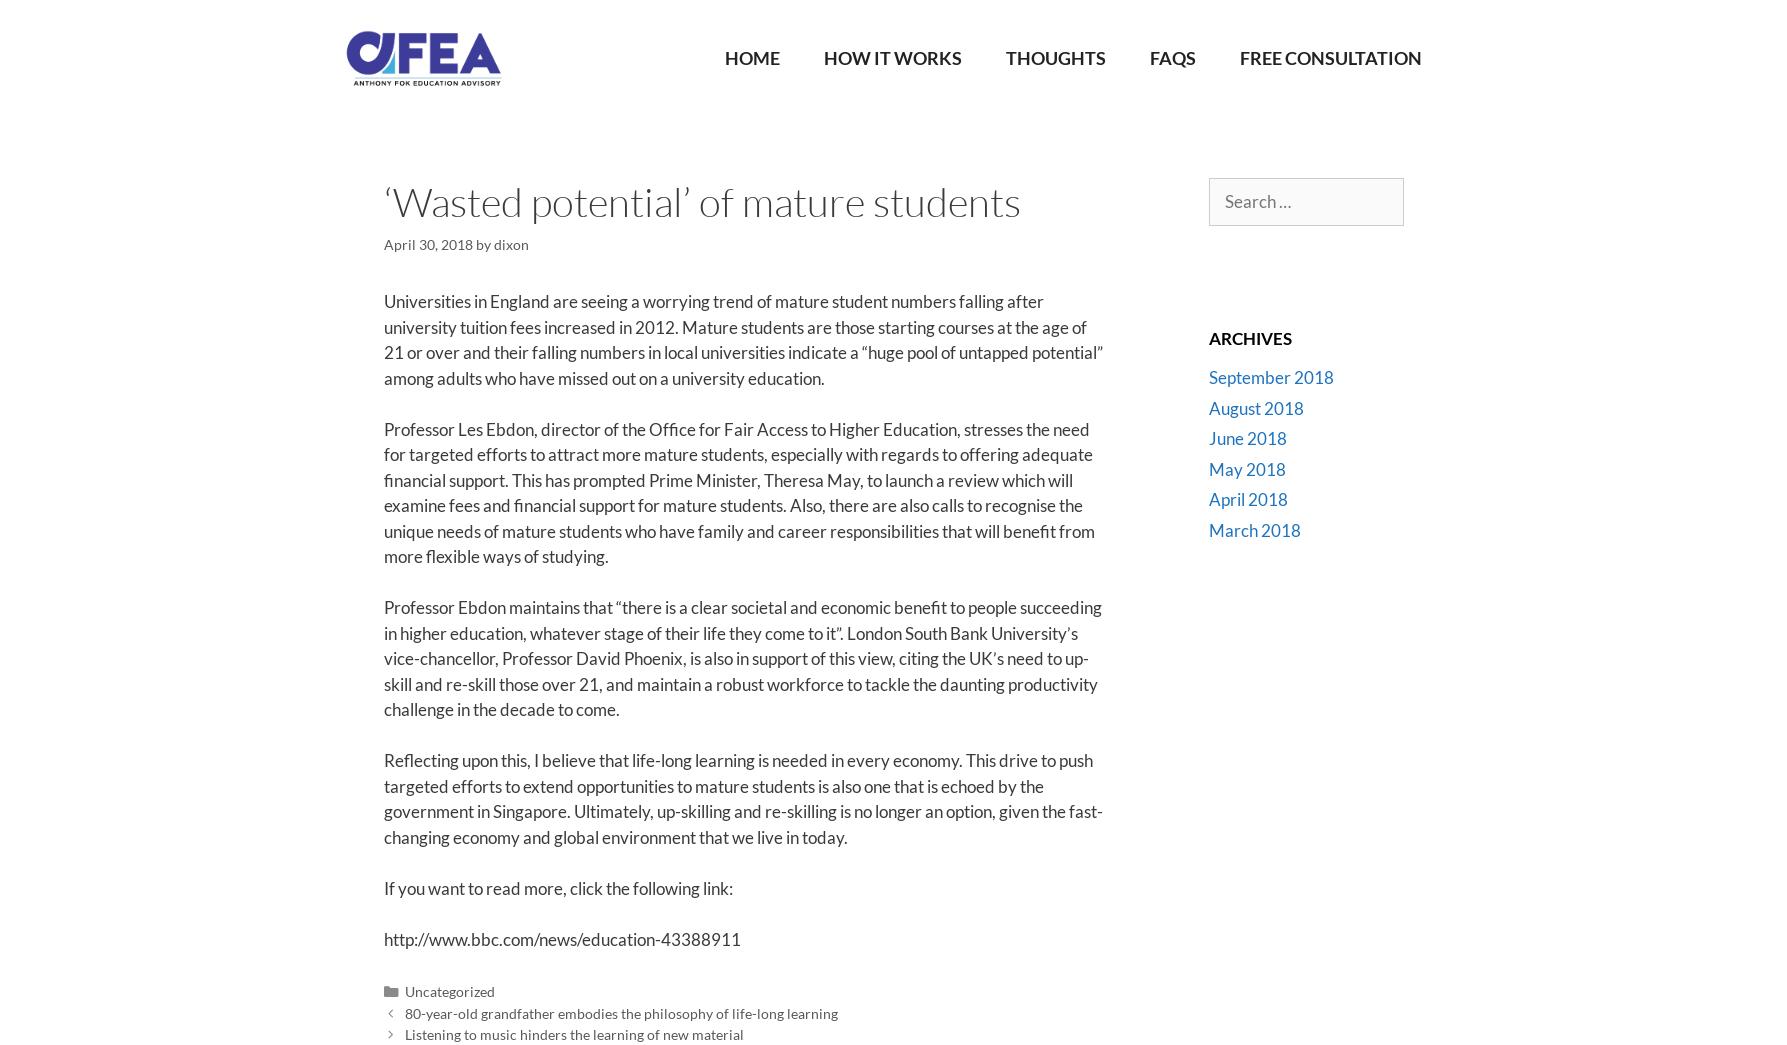 This screenshot has width=1787, height=1045. Describe the element at coordinates (382, 887) in the screenshot. I see `'If you want to read more, click the following link:'` at that location.